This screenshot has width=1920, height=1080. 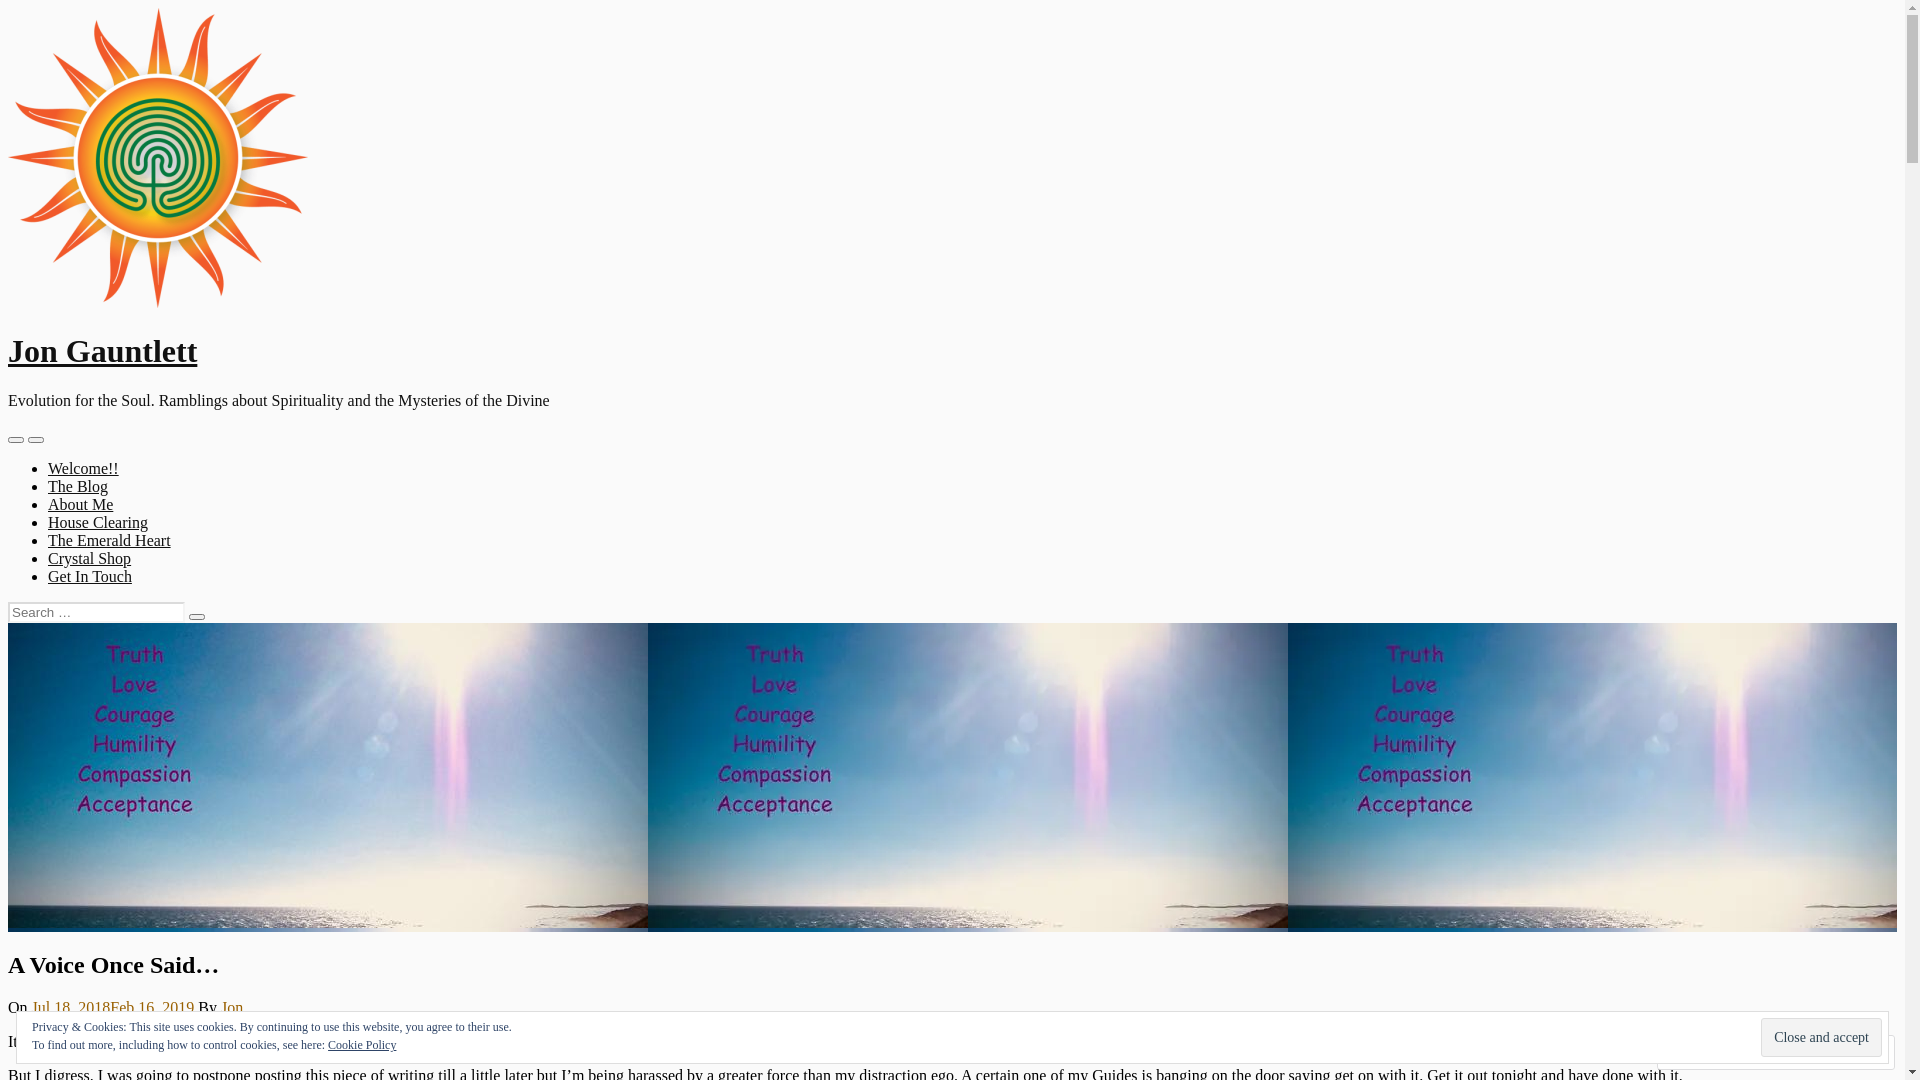 I want to click on 'Menu', so click(x=15, y=438).